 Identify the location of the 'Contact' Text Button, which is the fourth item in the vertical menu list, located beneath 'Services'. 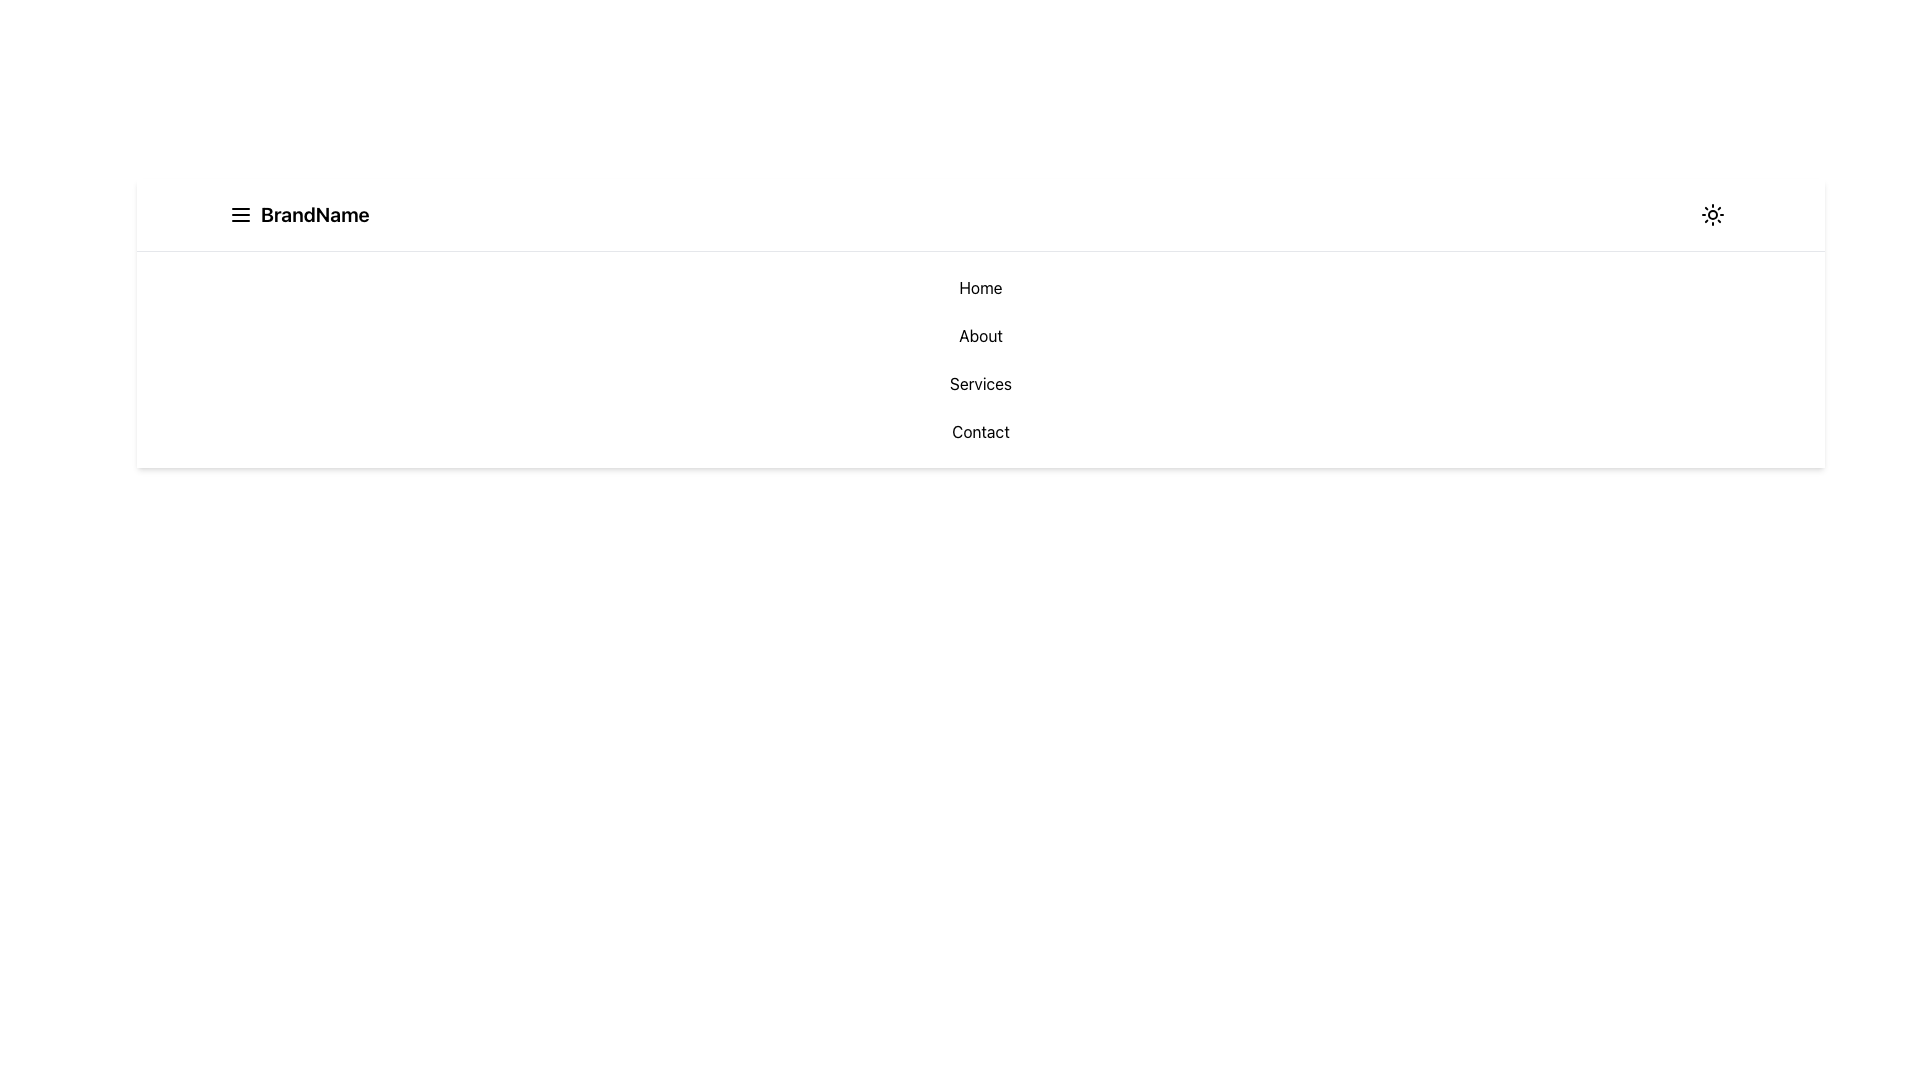
(980, 431).